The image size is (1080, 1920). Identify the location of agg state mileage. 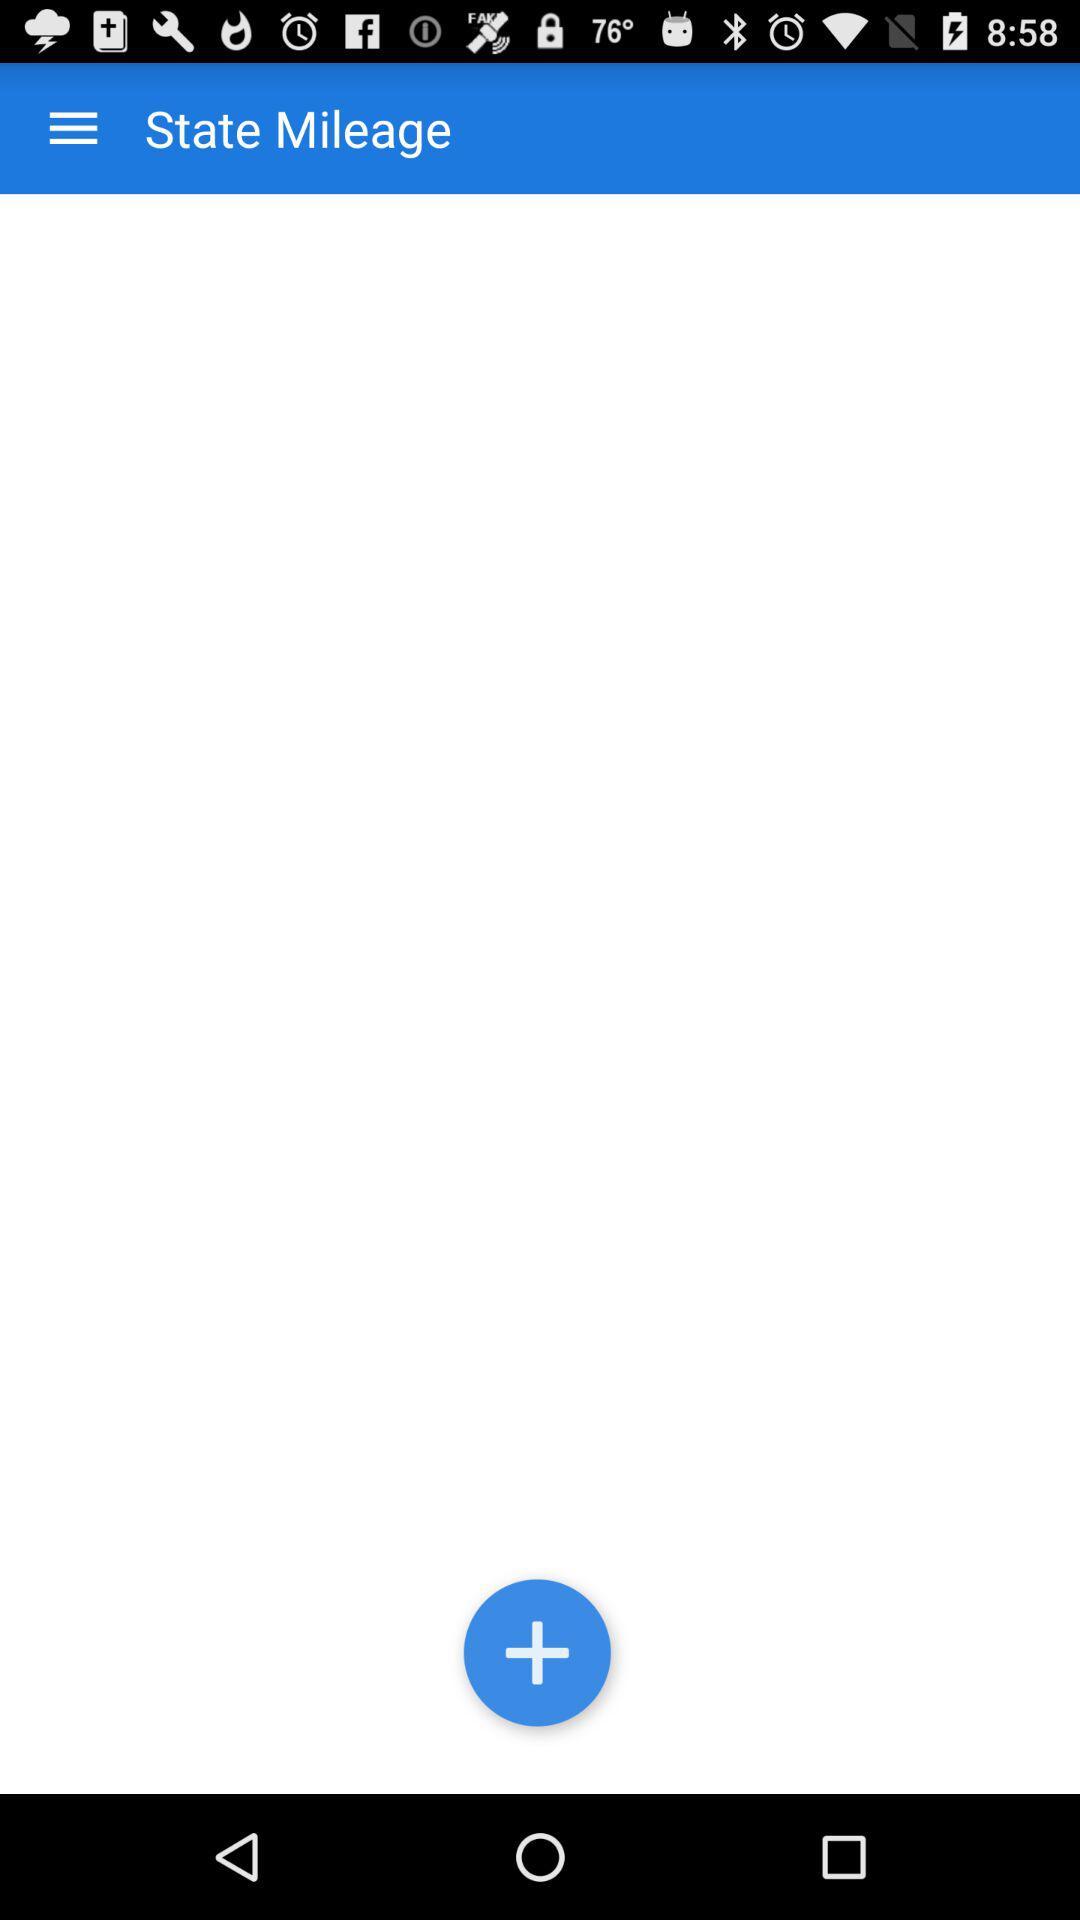
(540, 1657).